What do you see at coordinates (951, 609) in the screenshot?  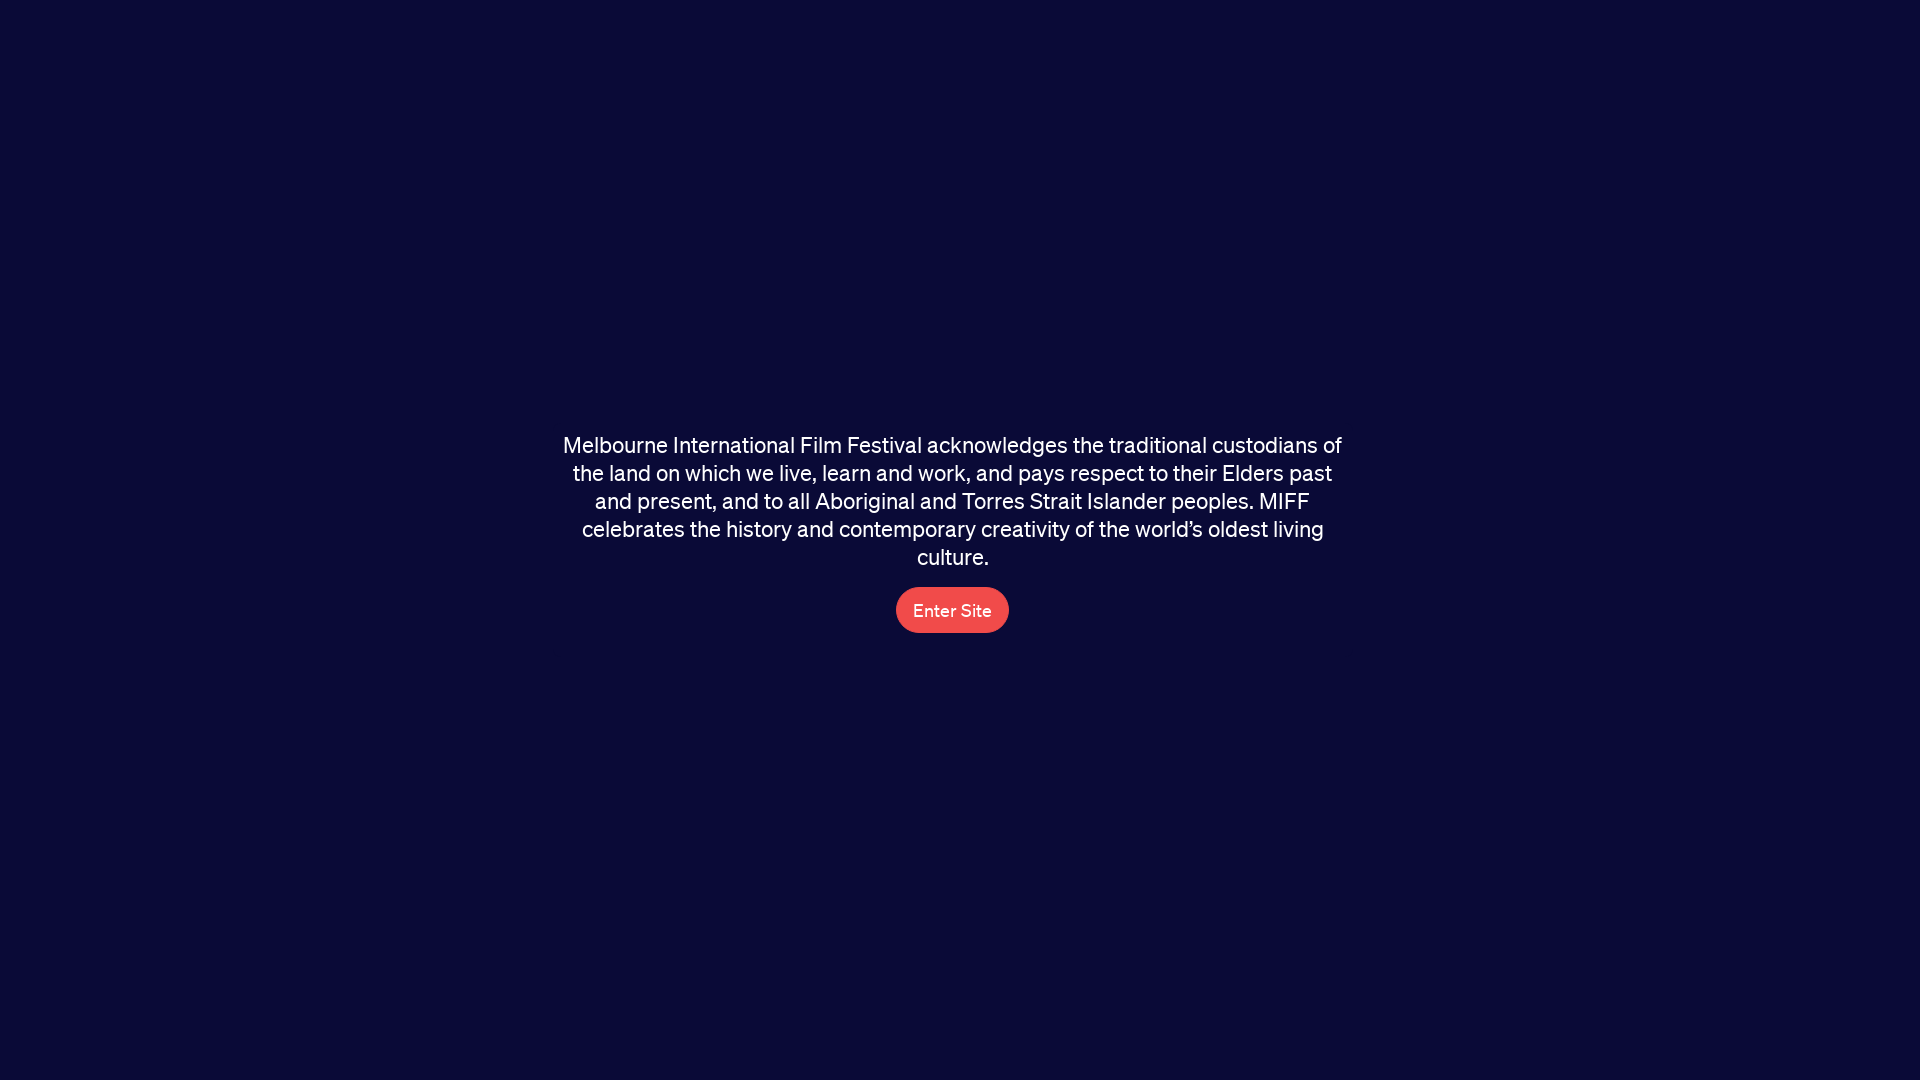 I see `'Enter Site'` at bounding box center [951, 609].